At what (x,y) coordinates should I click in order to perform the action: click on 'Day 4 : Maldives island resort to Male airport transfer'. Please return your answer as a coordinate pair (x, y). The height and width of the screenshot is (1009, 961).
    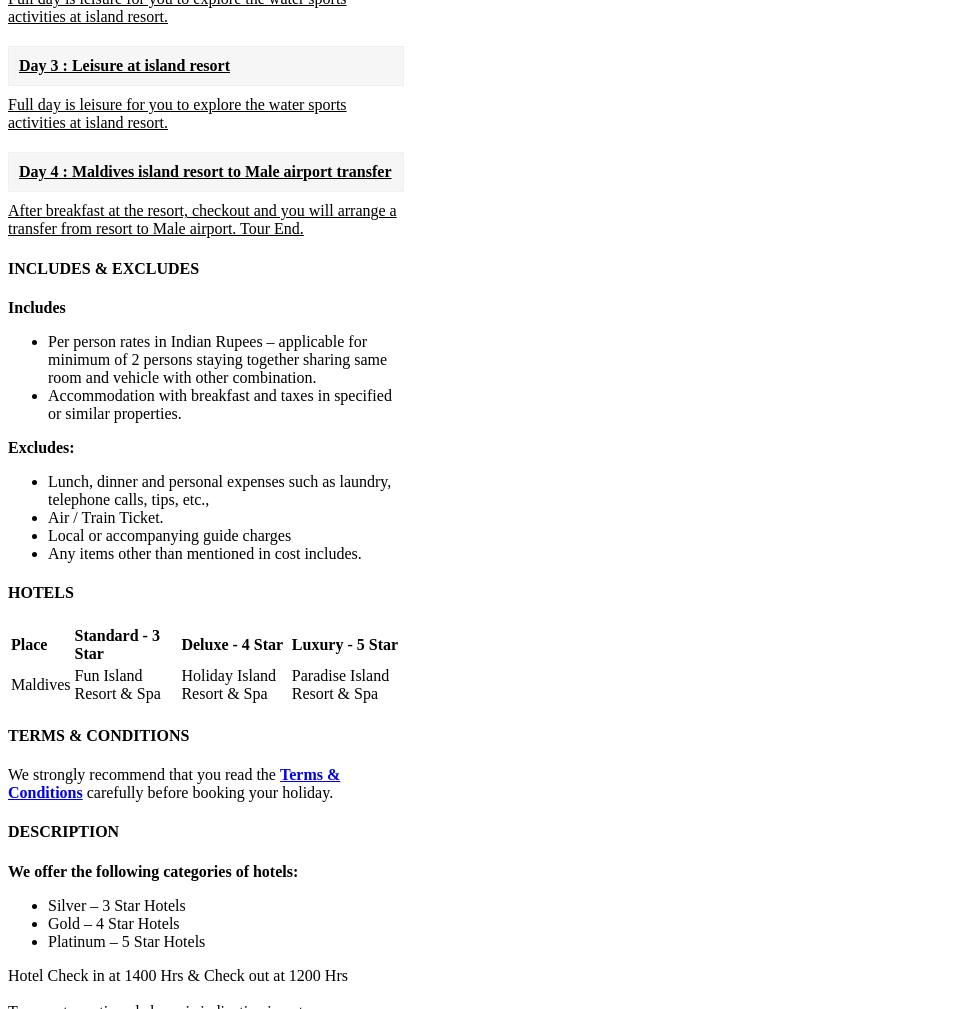
    Looking at the image, I should click on (204, 170).